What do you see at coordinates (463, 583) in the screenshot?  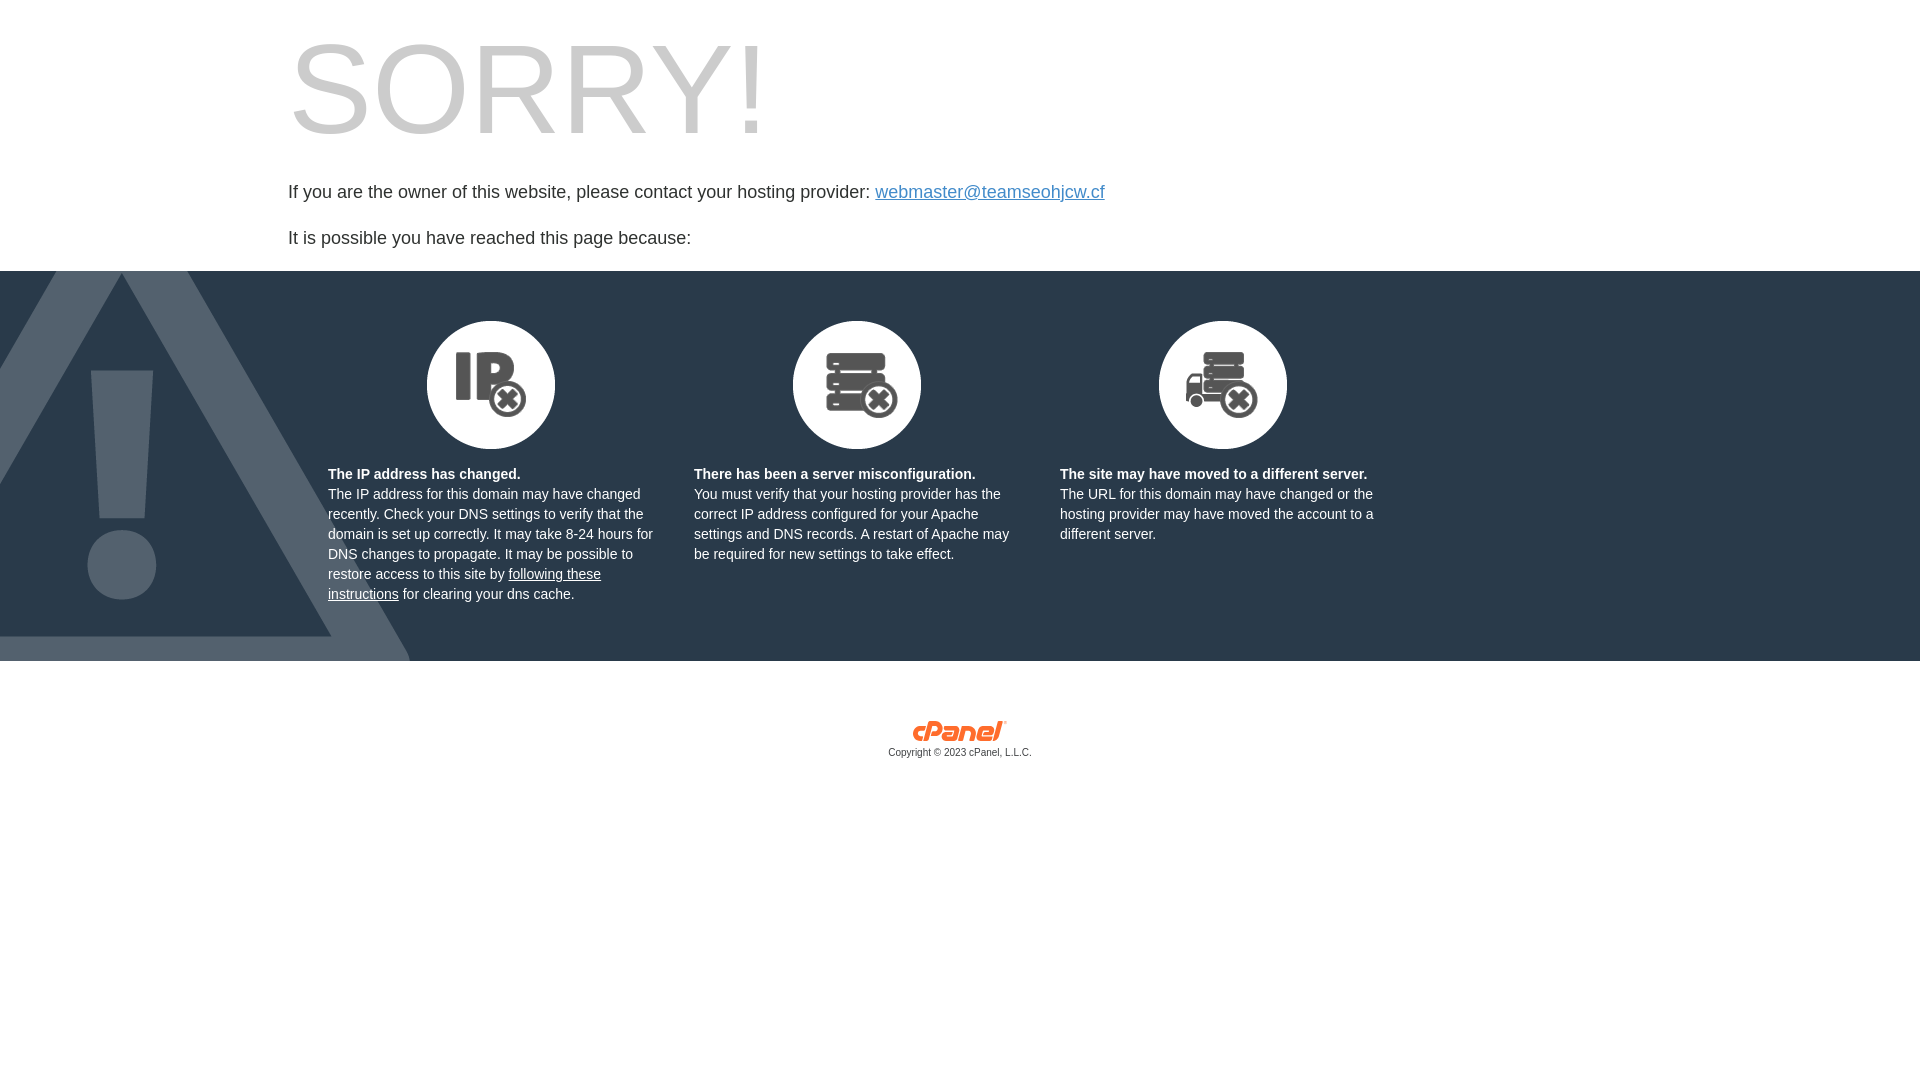 I see `'following these instructions'` at bounding box center [463, 583].